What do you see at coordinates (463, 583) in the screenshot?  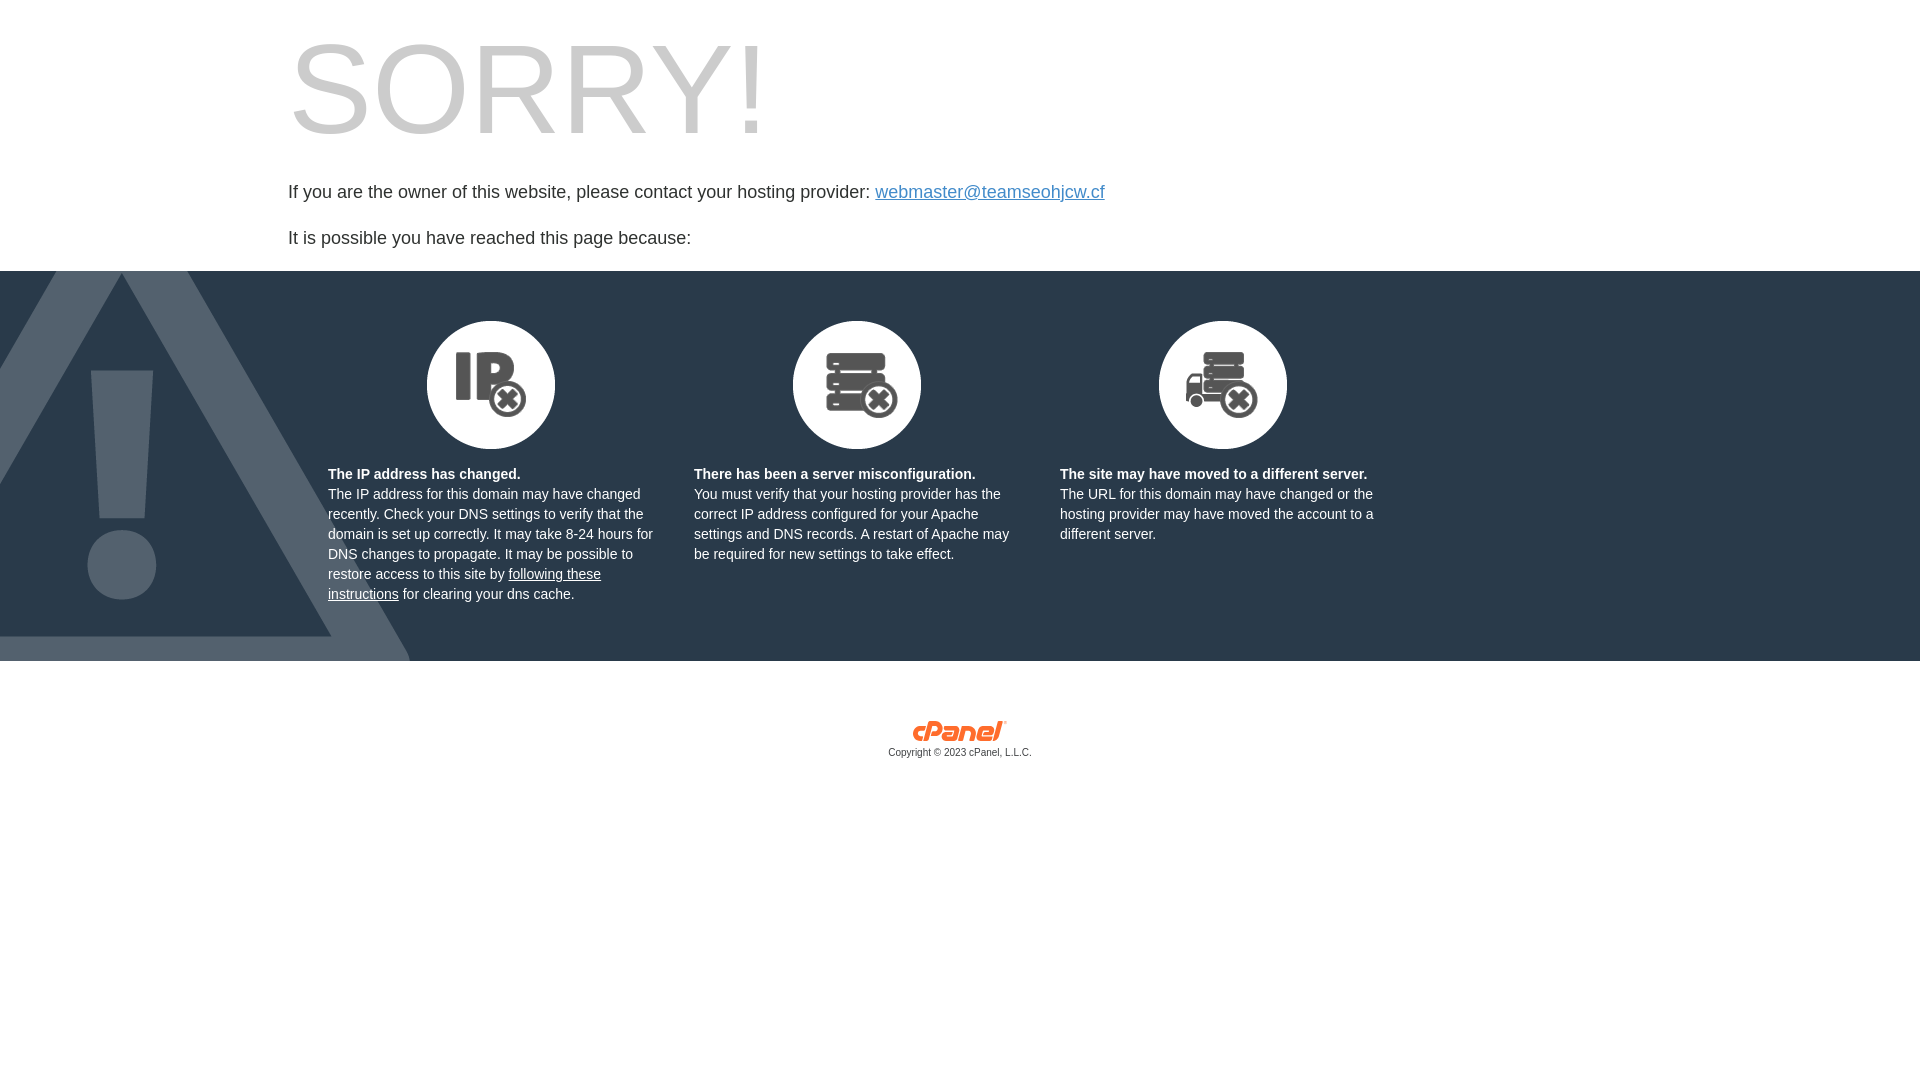 I see `'following these instructions'` at bounding box center [463, 583].